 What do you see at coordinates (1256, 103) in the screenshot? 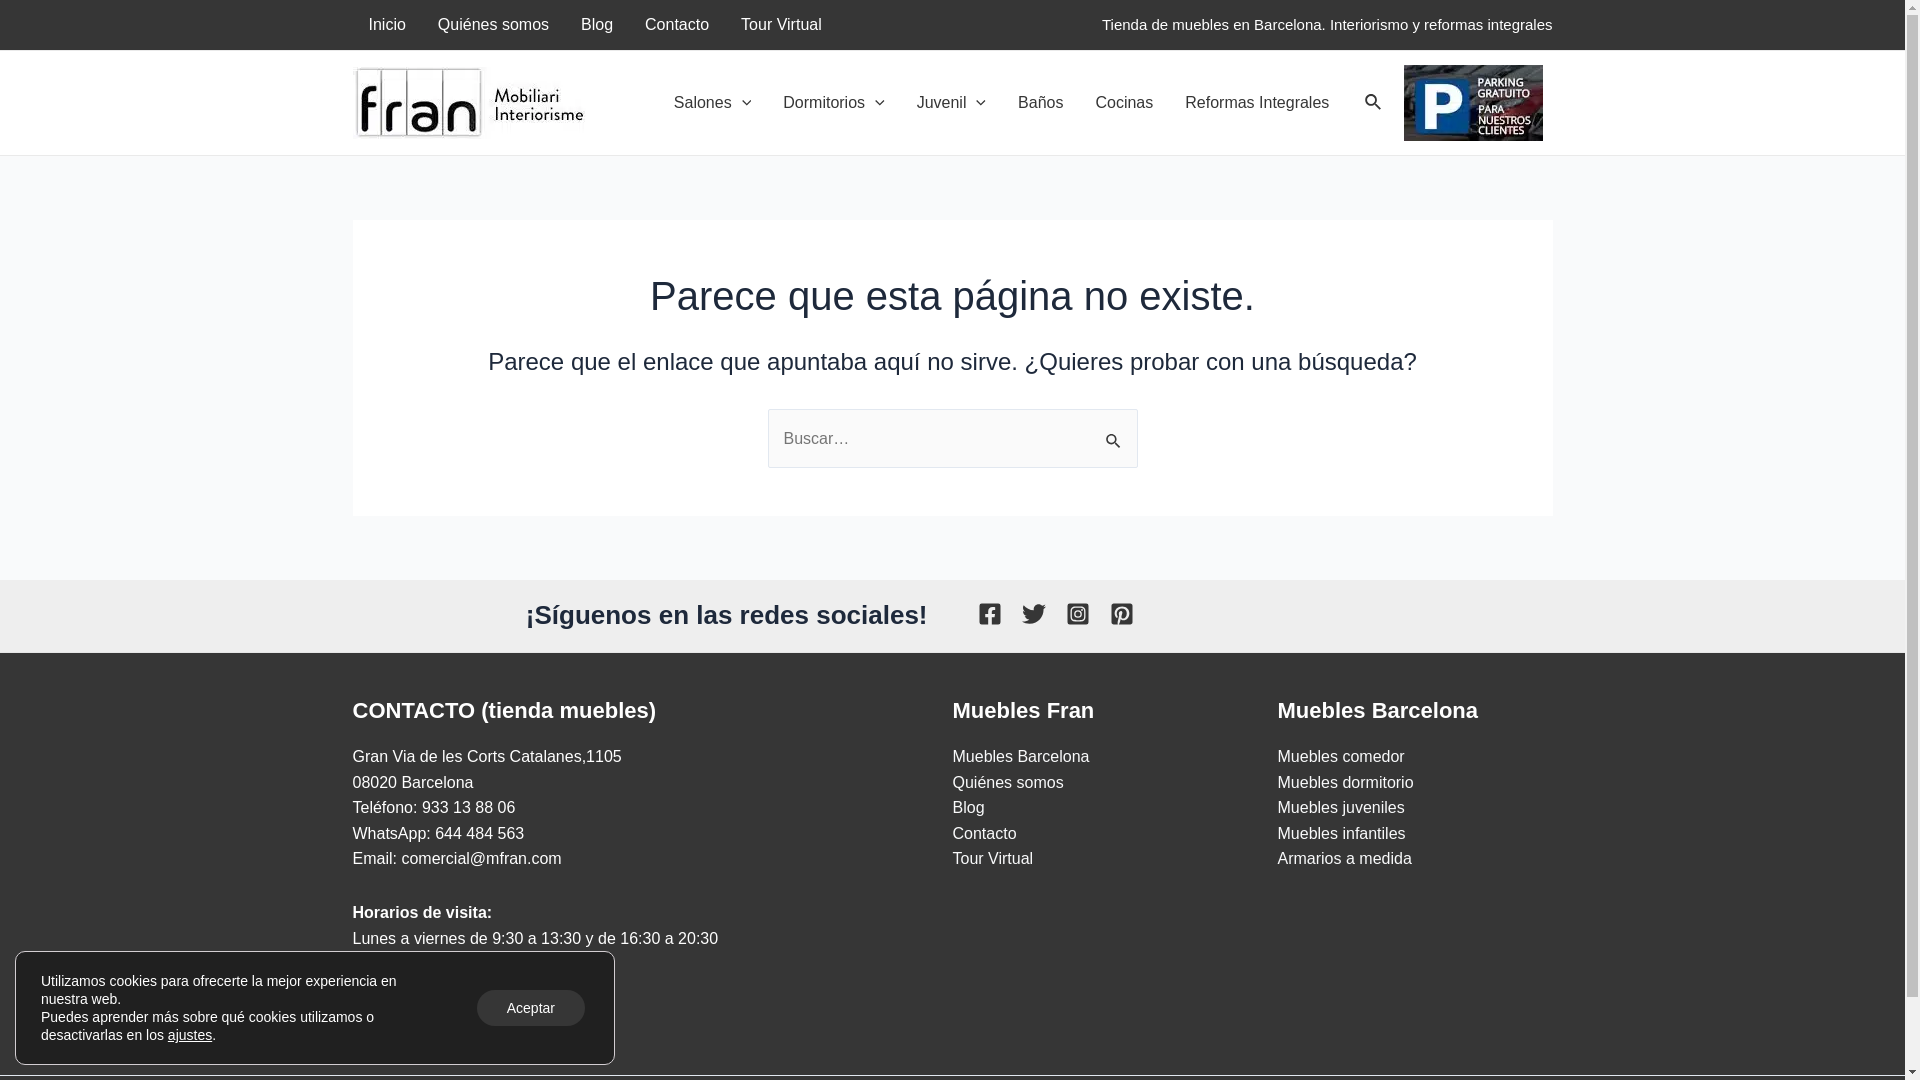
I see `'Reformas Integrales'` at bounding box center [1256, 103].